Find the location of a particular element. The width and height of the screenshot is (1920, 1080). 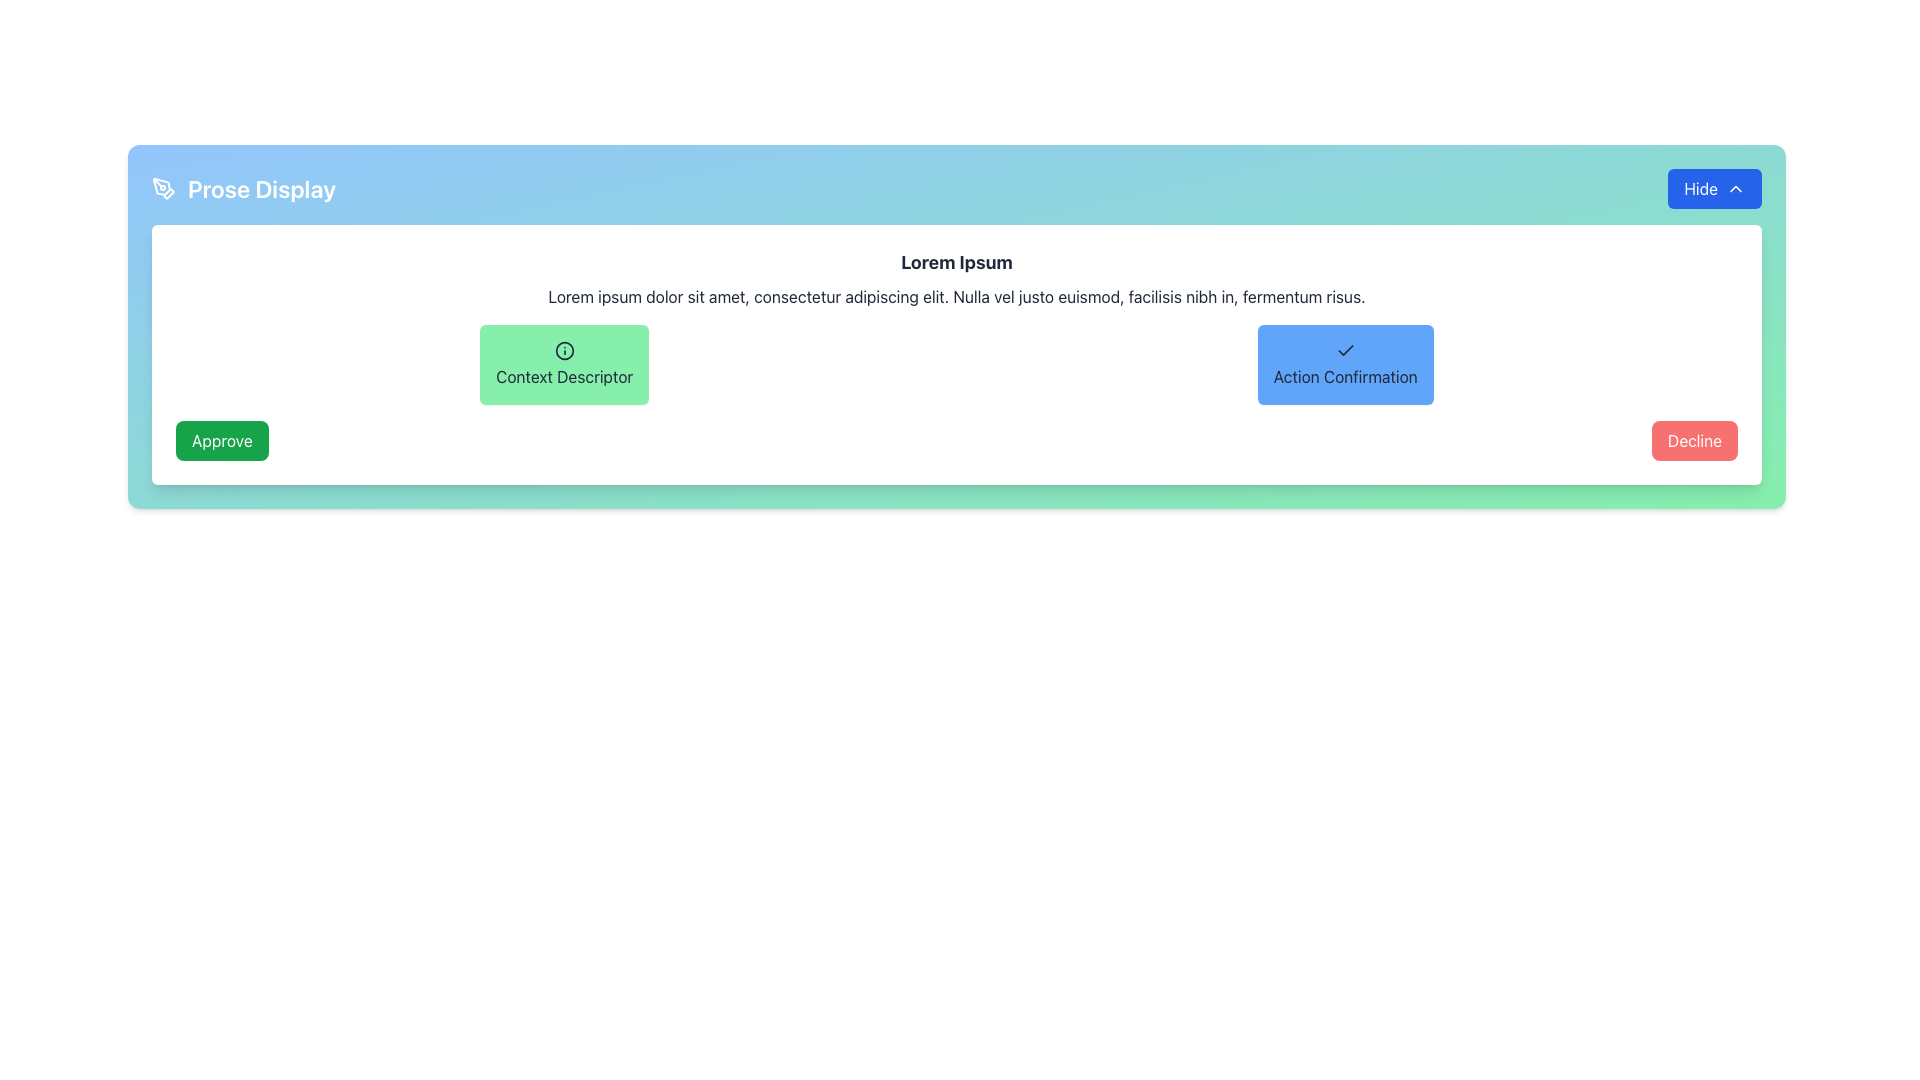

the bright blue rectangular button with rounded corners labeled 'Action Confirmation', which is located to the right of the green button labeled 'Context Descriptor' is located at coordinates (1345, 365).